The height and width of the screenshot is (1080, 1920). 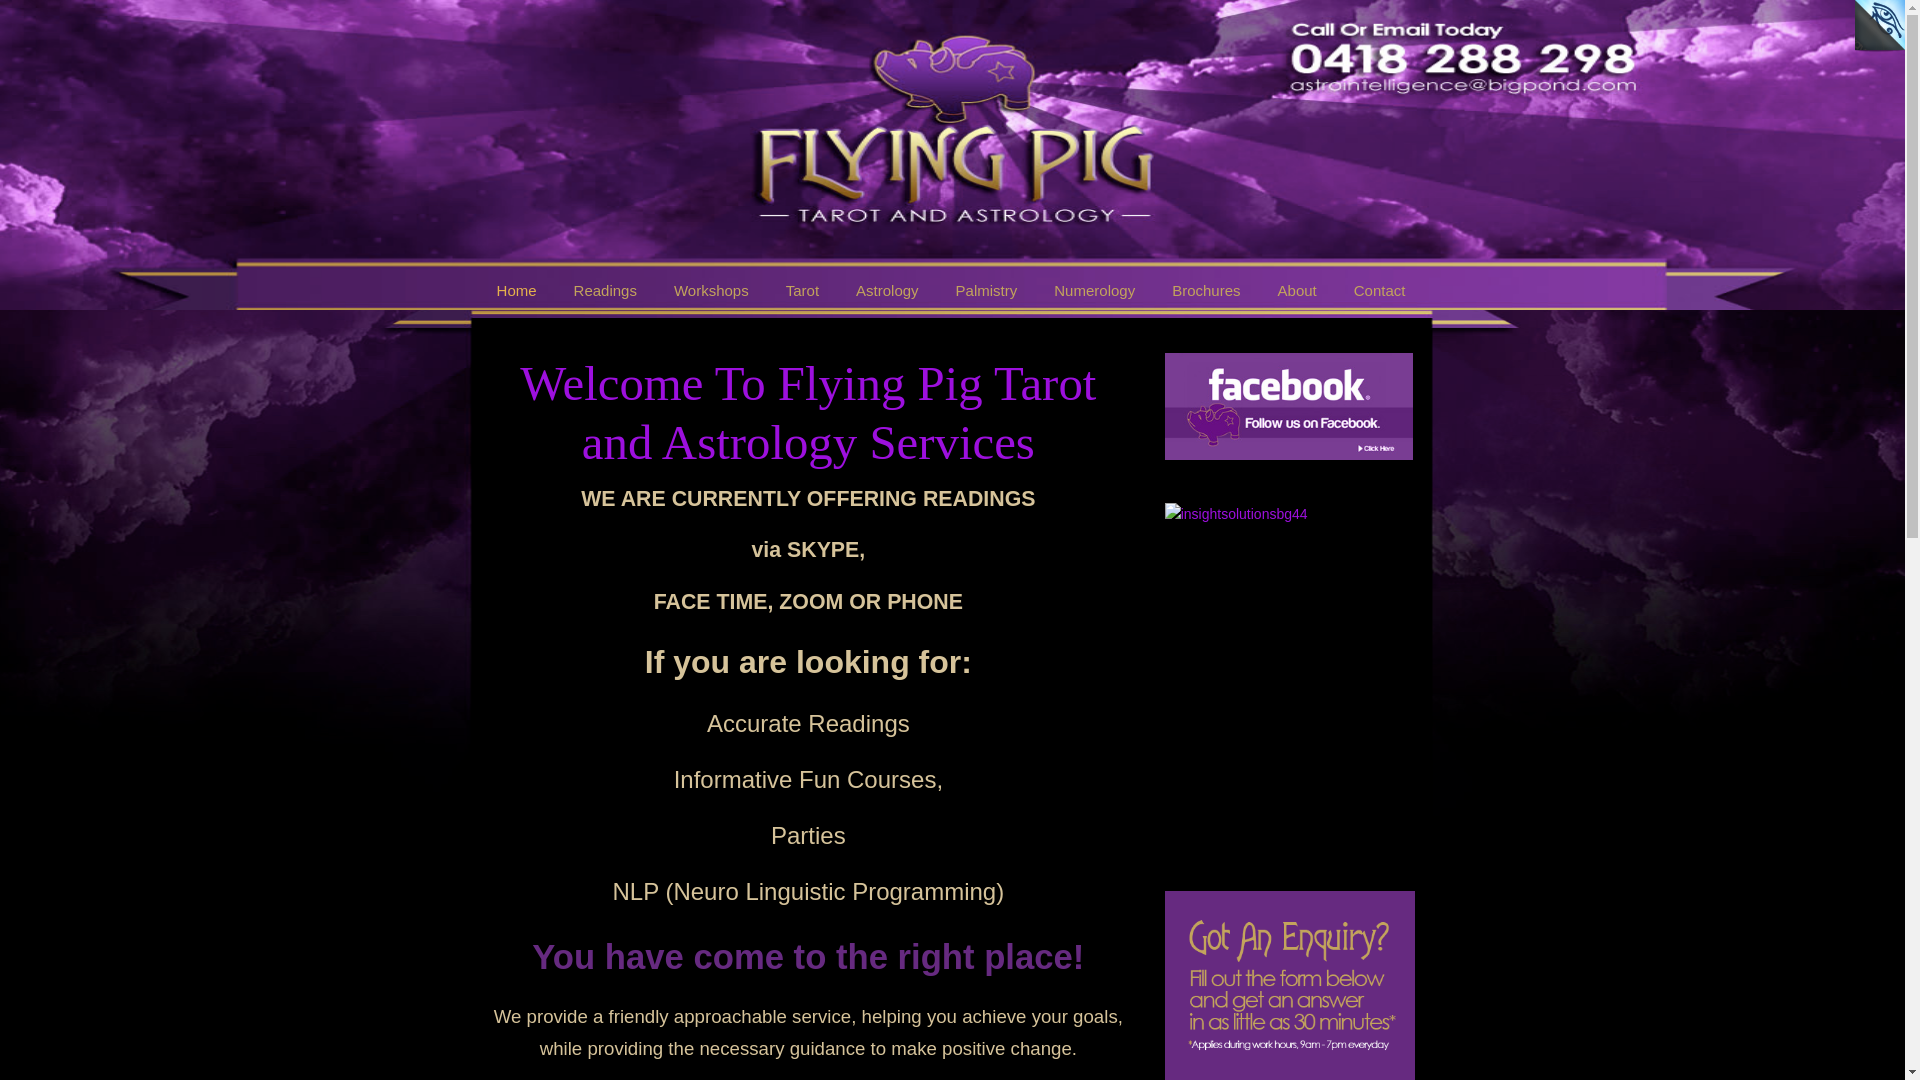 What do you see at coordinates (802, 290) in the screenshot?
I see `'Tarot'` at bounding box center [802, 290].